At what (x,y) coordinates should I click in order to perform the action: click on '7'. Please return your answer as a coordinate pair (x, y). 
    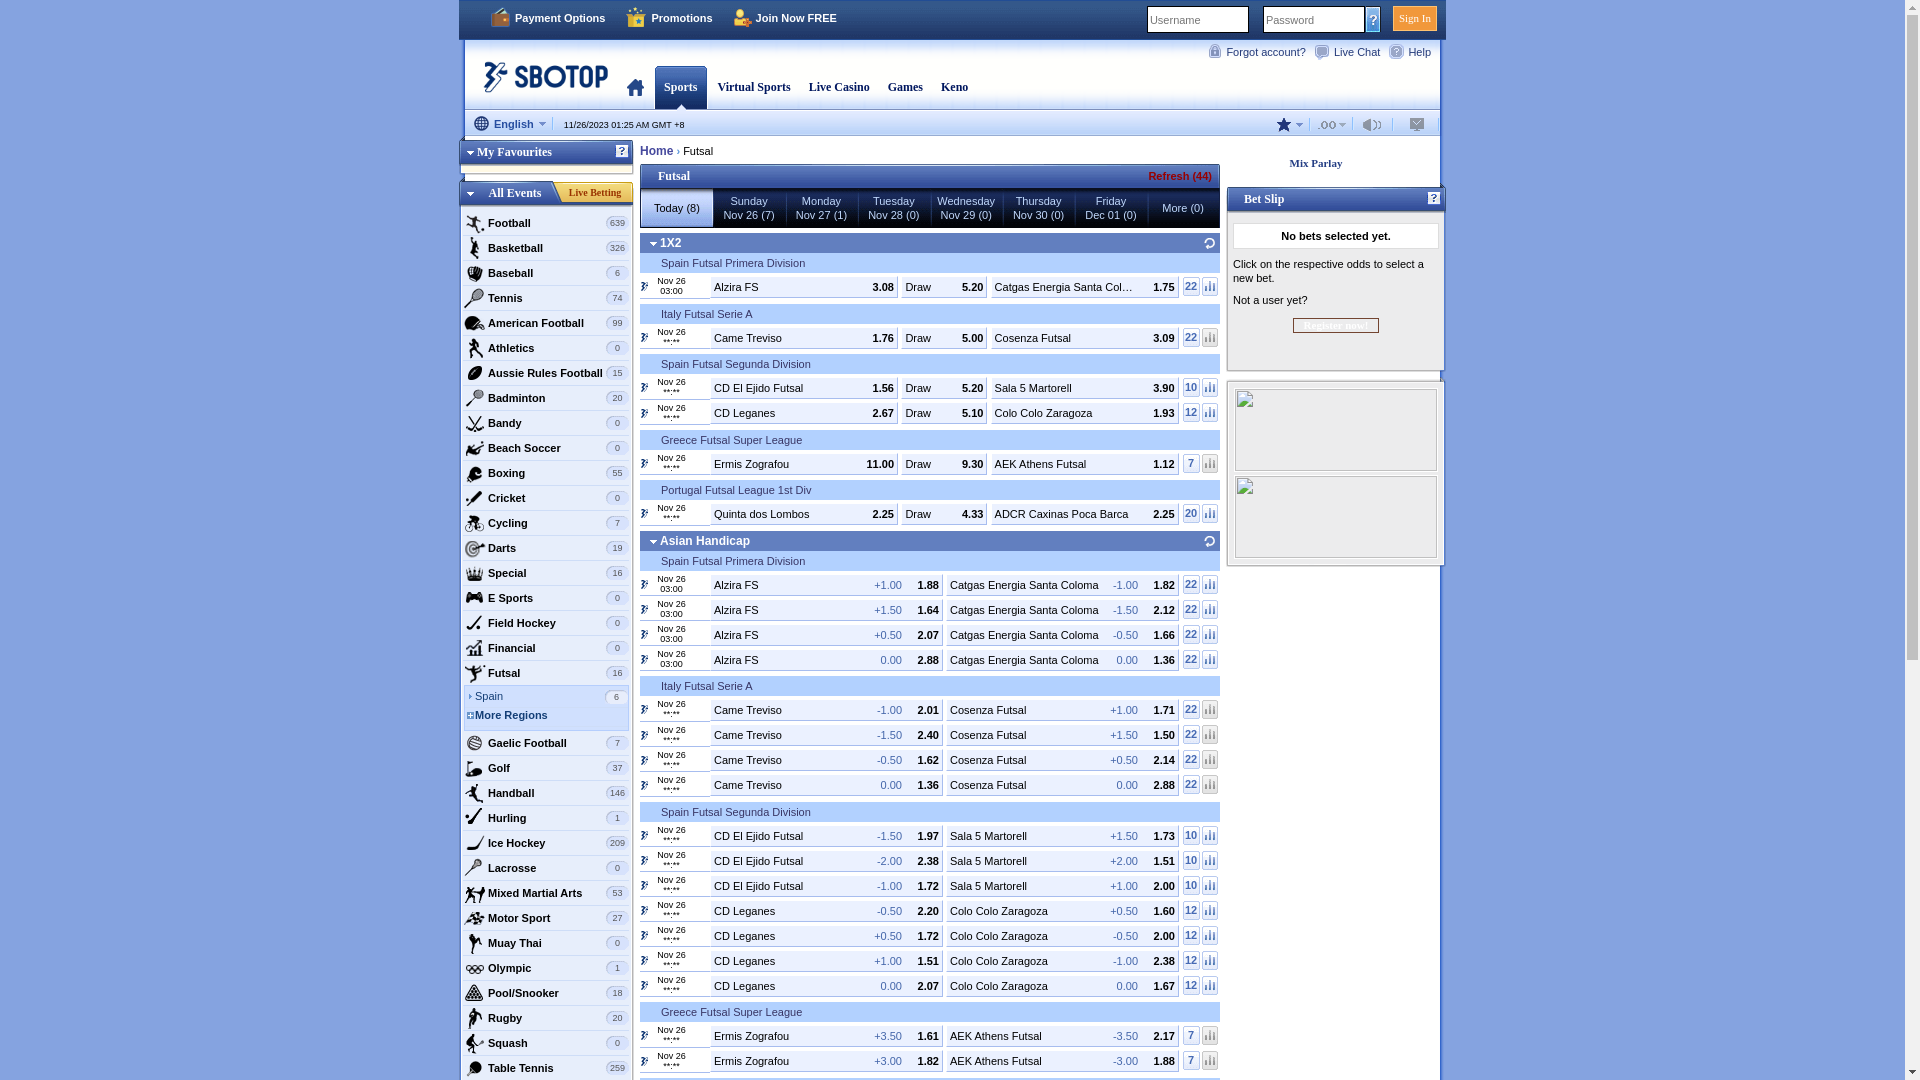
    Looking at the image, I should click on (1191, 1059).